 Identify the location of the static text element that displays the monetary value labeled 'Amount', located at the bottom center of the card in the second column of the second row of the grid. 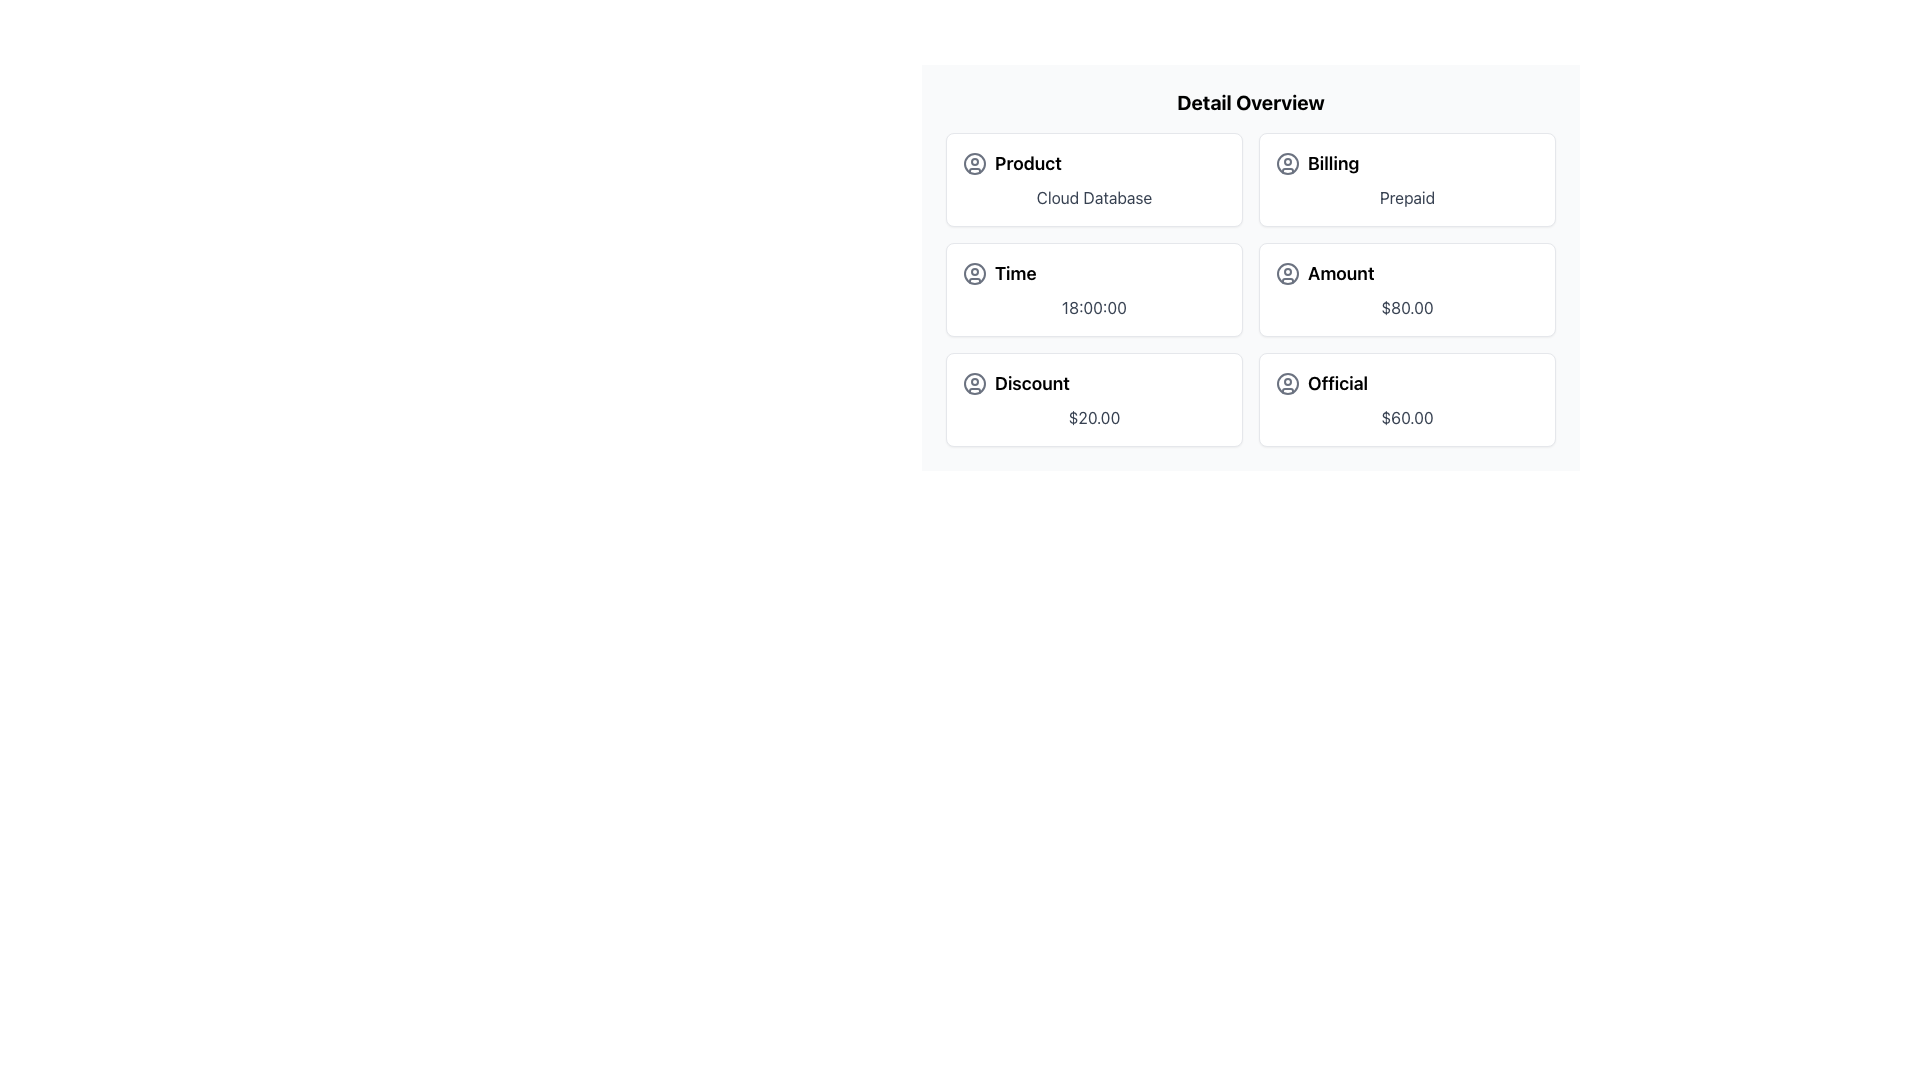
(1406, 308).